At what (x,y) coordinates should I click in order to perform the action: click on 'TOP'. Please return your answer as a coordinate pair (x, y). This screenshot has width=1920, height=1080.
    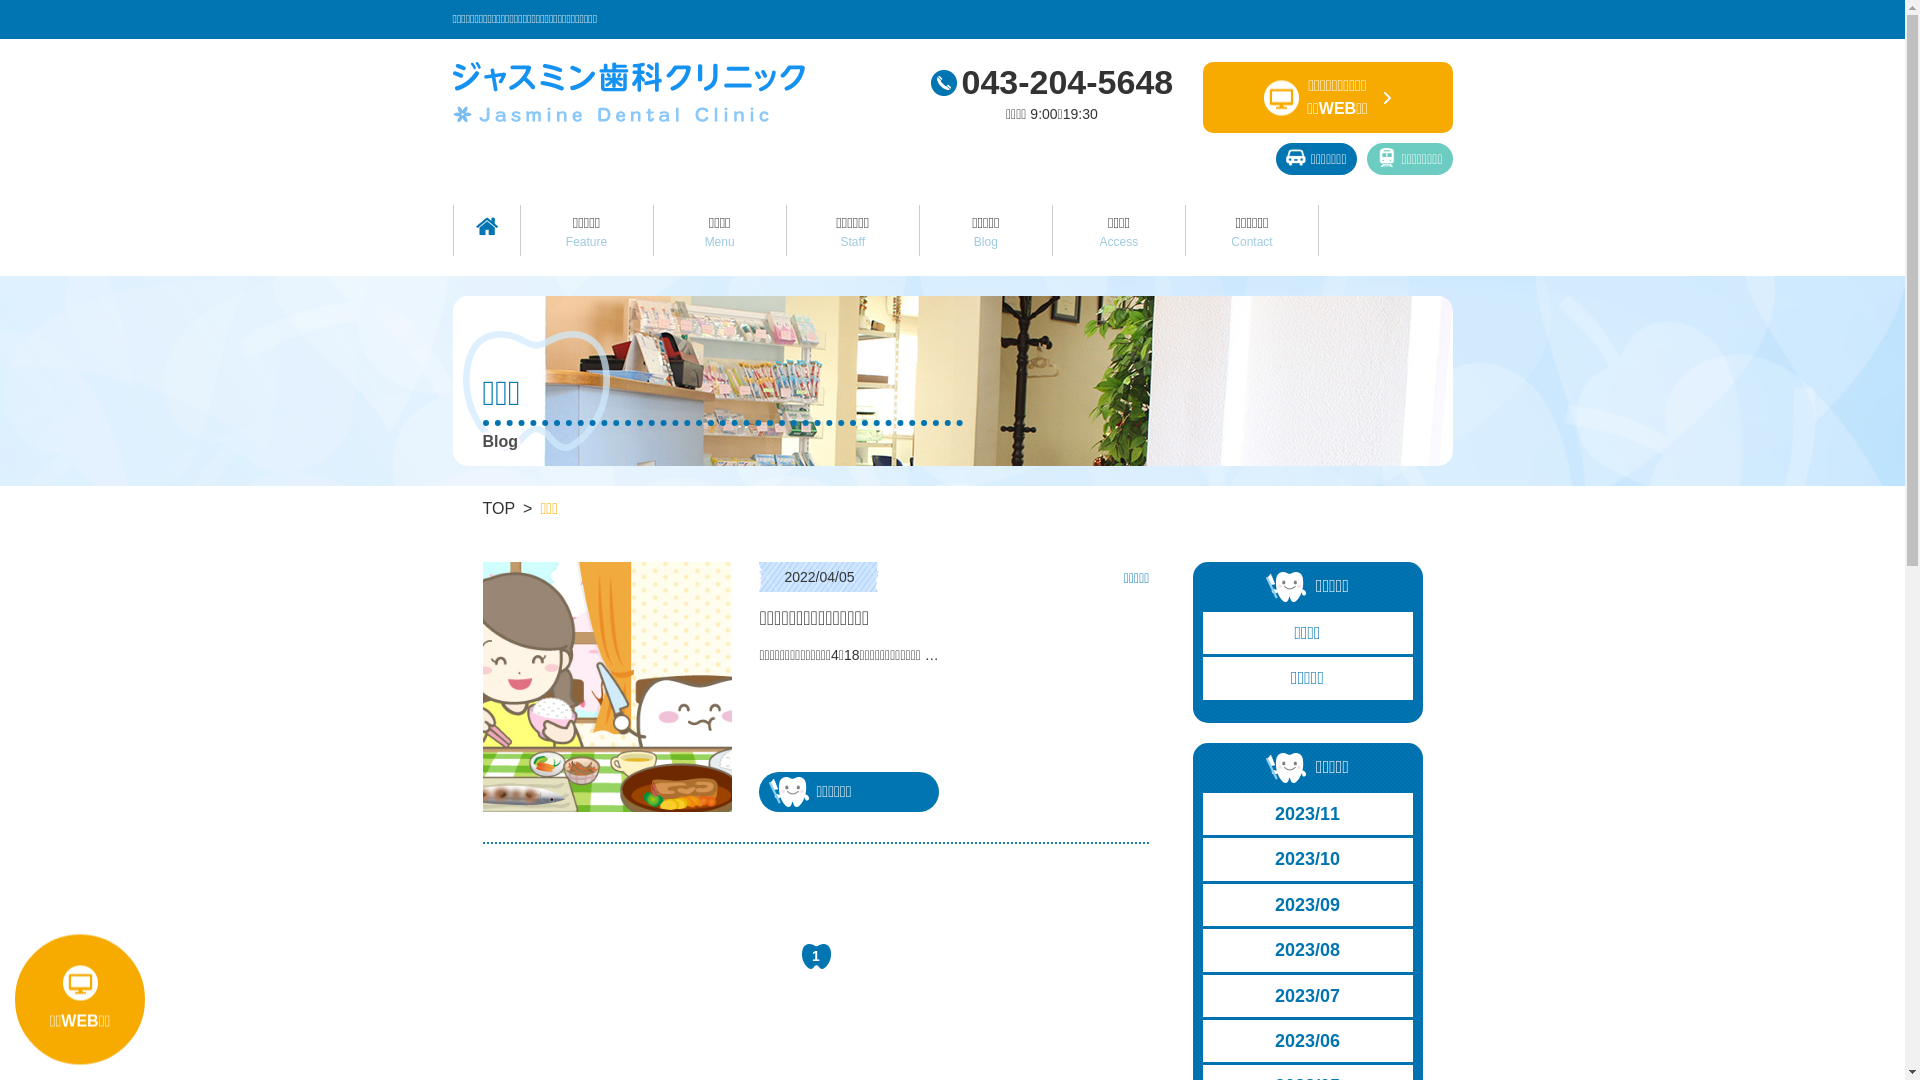
    Looking at the image, I should click on (498, 507).